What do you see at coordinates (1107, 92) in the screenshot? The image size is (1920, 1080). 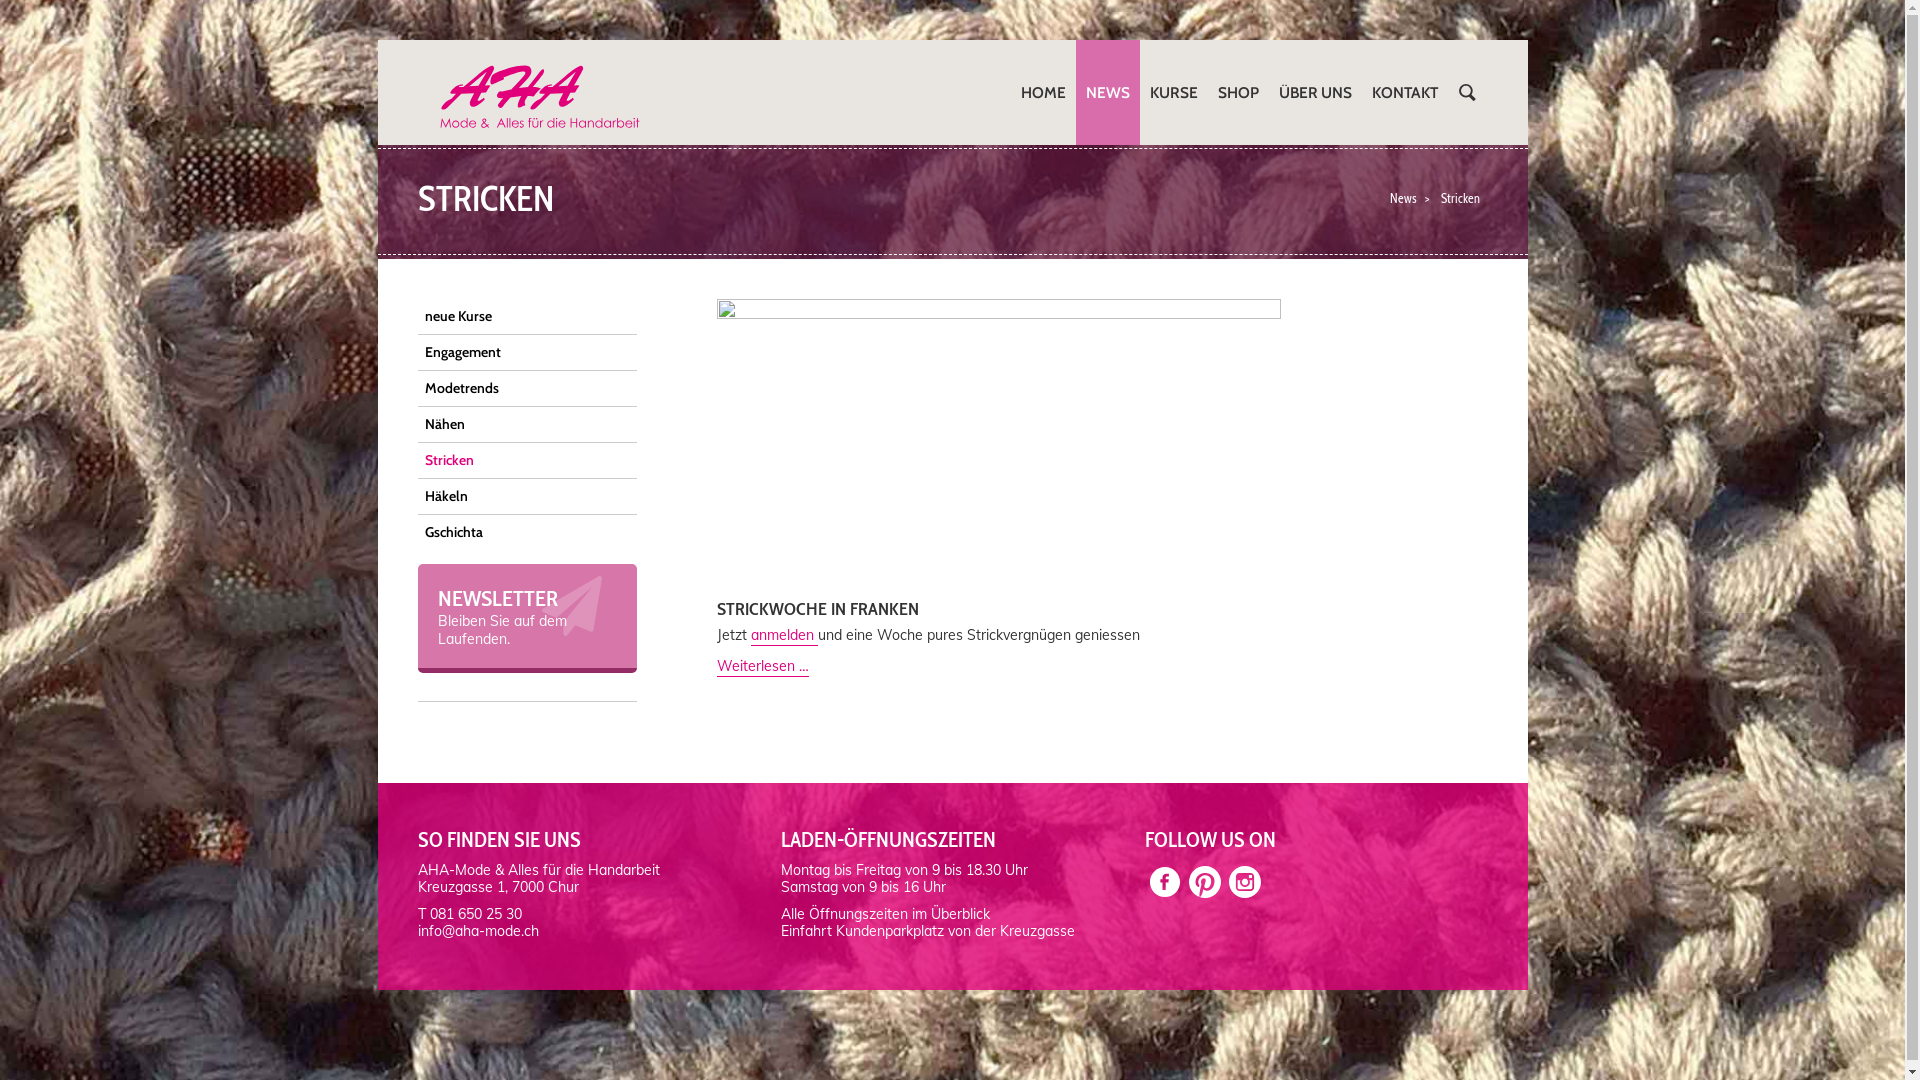 I see `'NEWS'` at bounding box center [1107, 92].